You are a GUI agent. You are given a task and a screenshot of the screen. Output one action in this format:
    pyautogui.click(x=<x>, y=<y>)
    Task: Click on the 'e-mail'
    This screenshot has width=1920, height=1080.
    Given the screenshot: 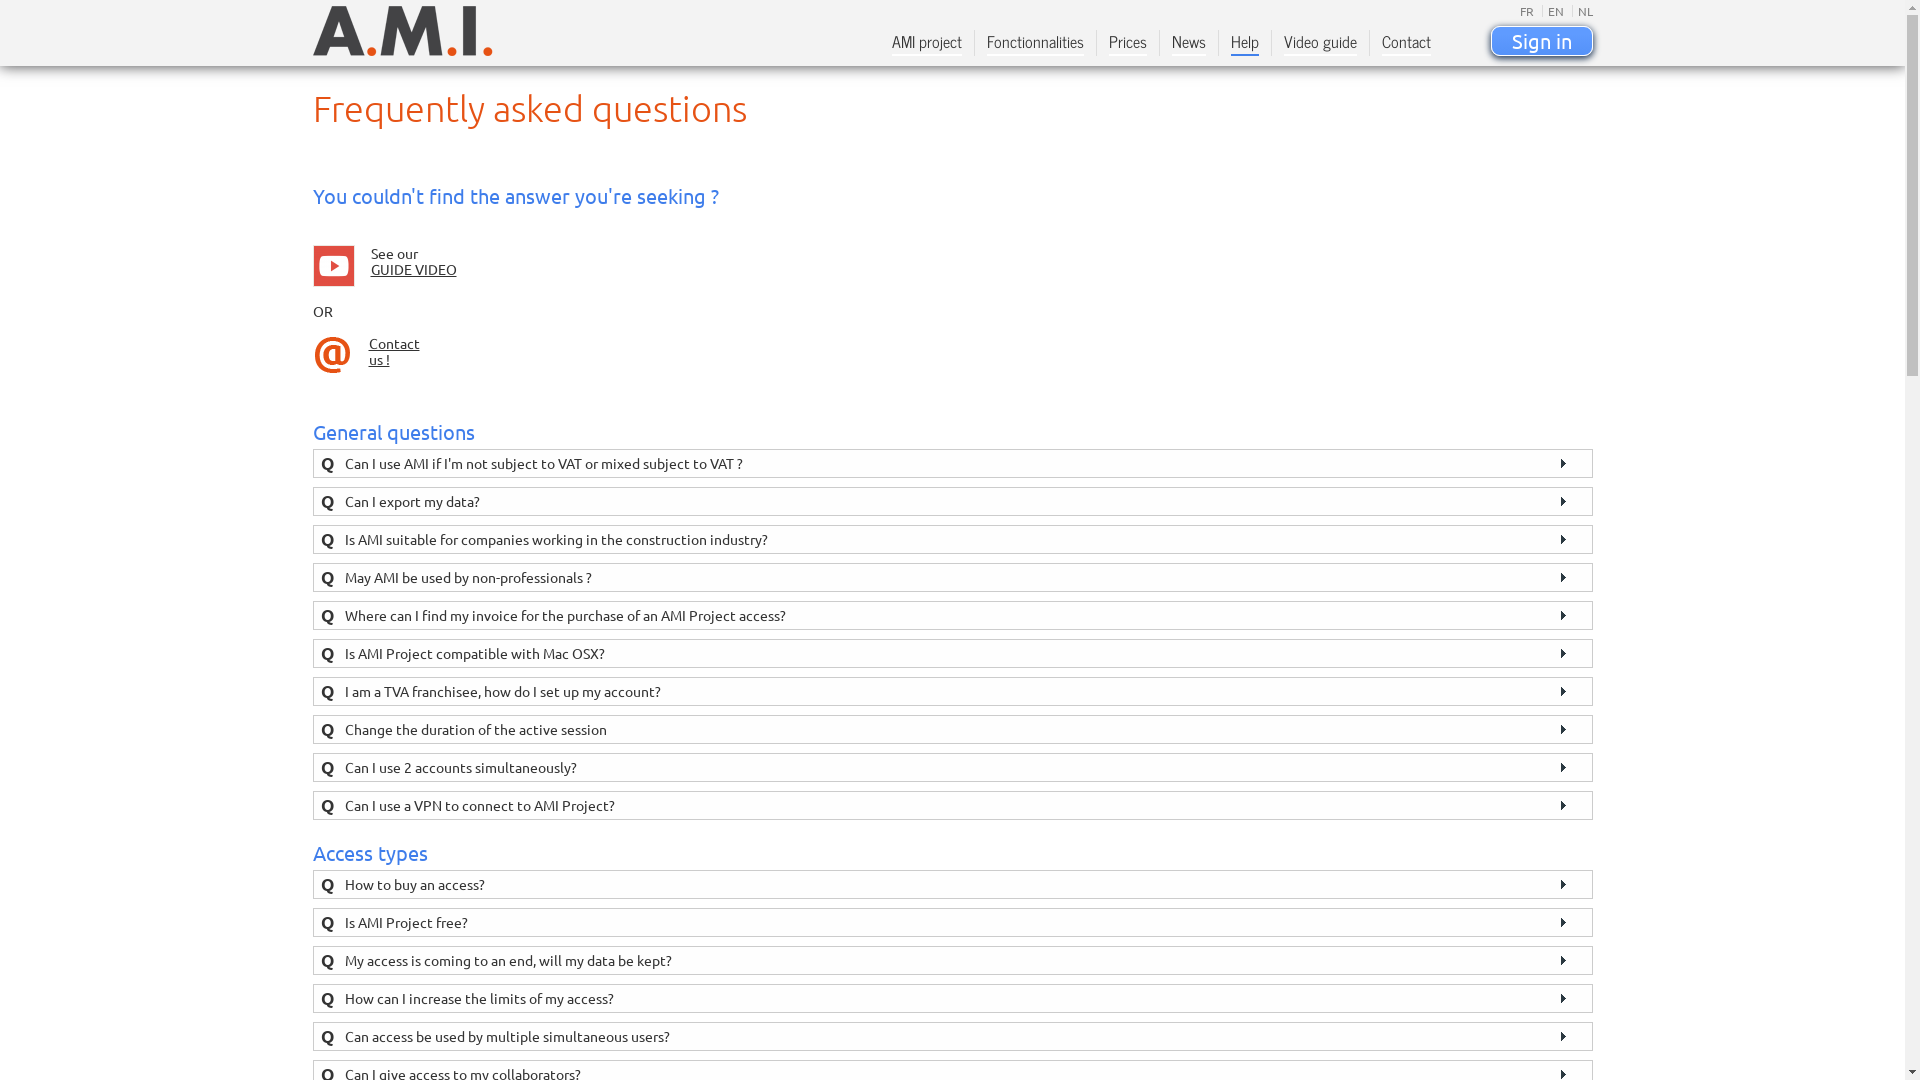 What is the action you would take?
    pyautogui.click(x=331, y=353)
    